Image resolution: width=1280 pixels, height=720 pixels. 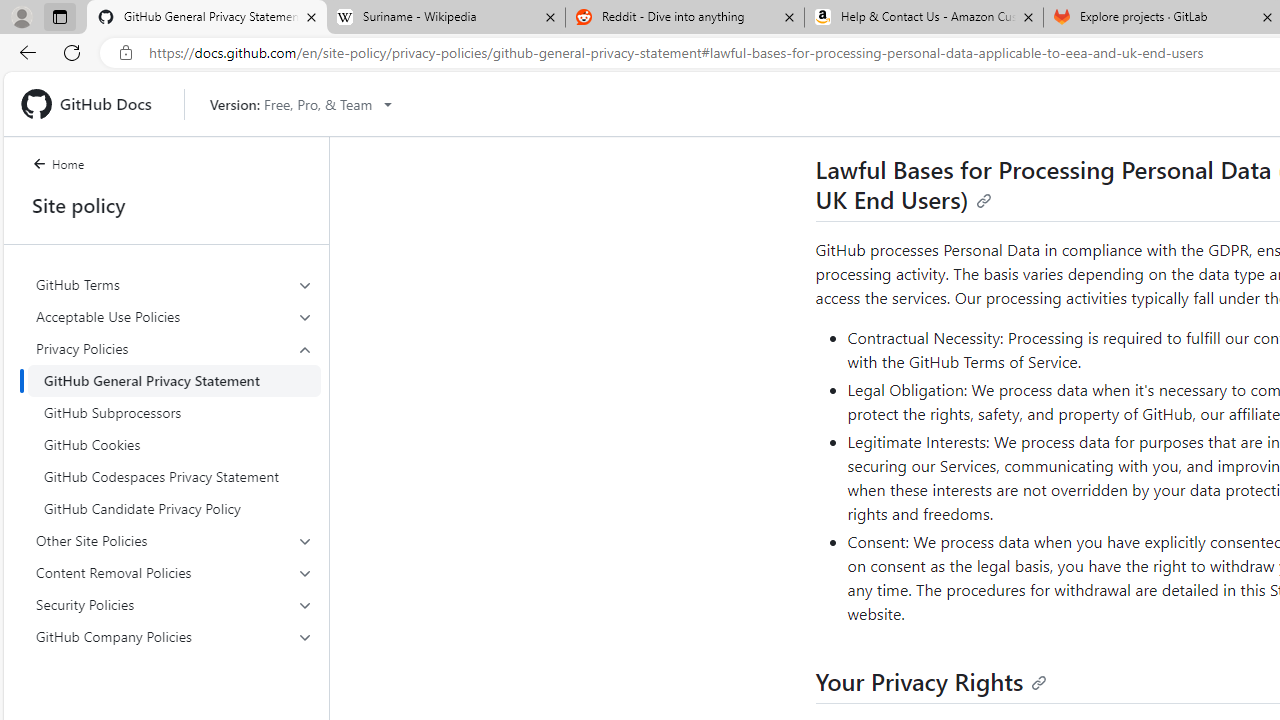 What do you see at coordinates (174, 541) in the screenshot?
I see `'Other Site Policies'` at bounding box center [174, 541].